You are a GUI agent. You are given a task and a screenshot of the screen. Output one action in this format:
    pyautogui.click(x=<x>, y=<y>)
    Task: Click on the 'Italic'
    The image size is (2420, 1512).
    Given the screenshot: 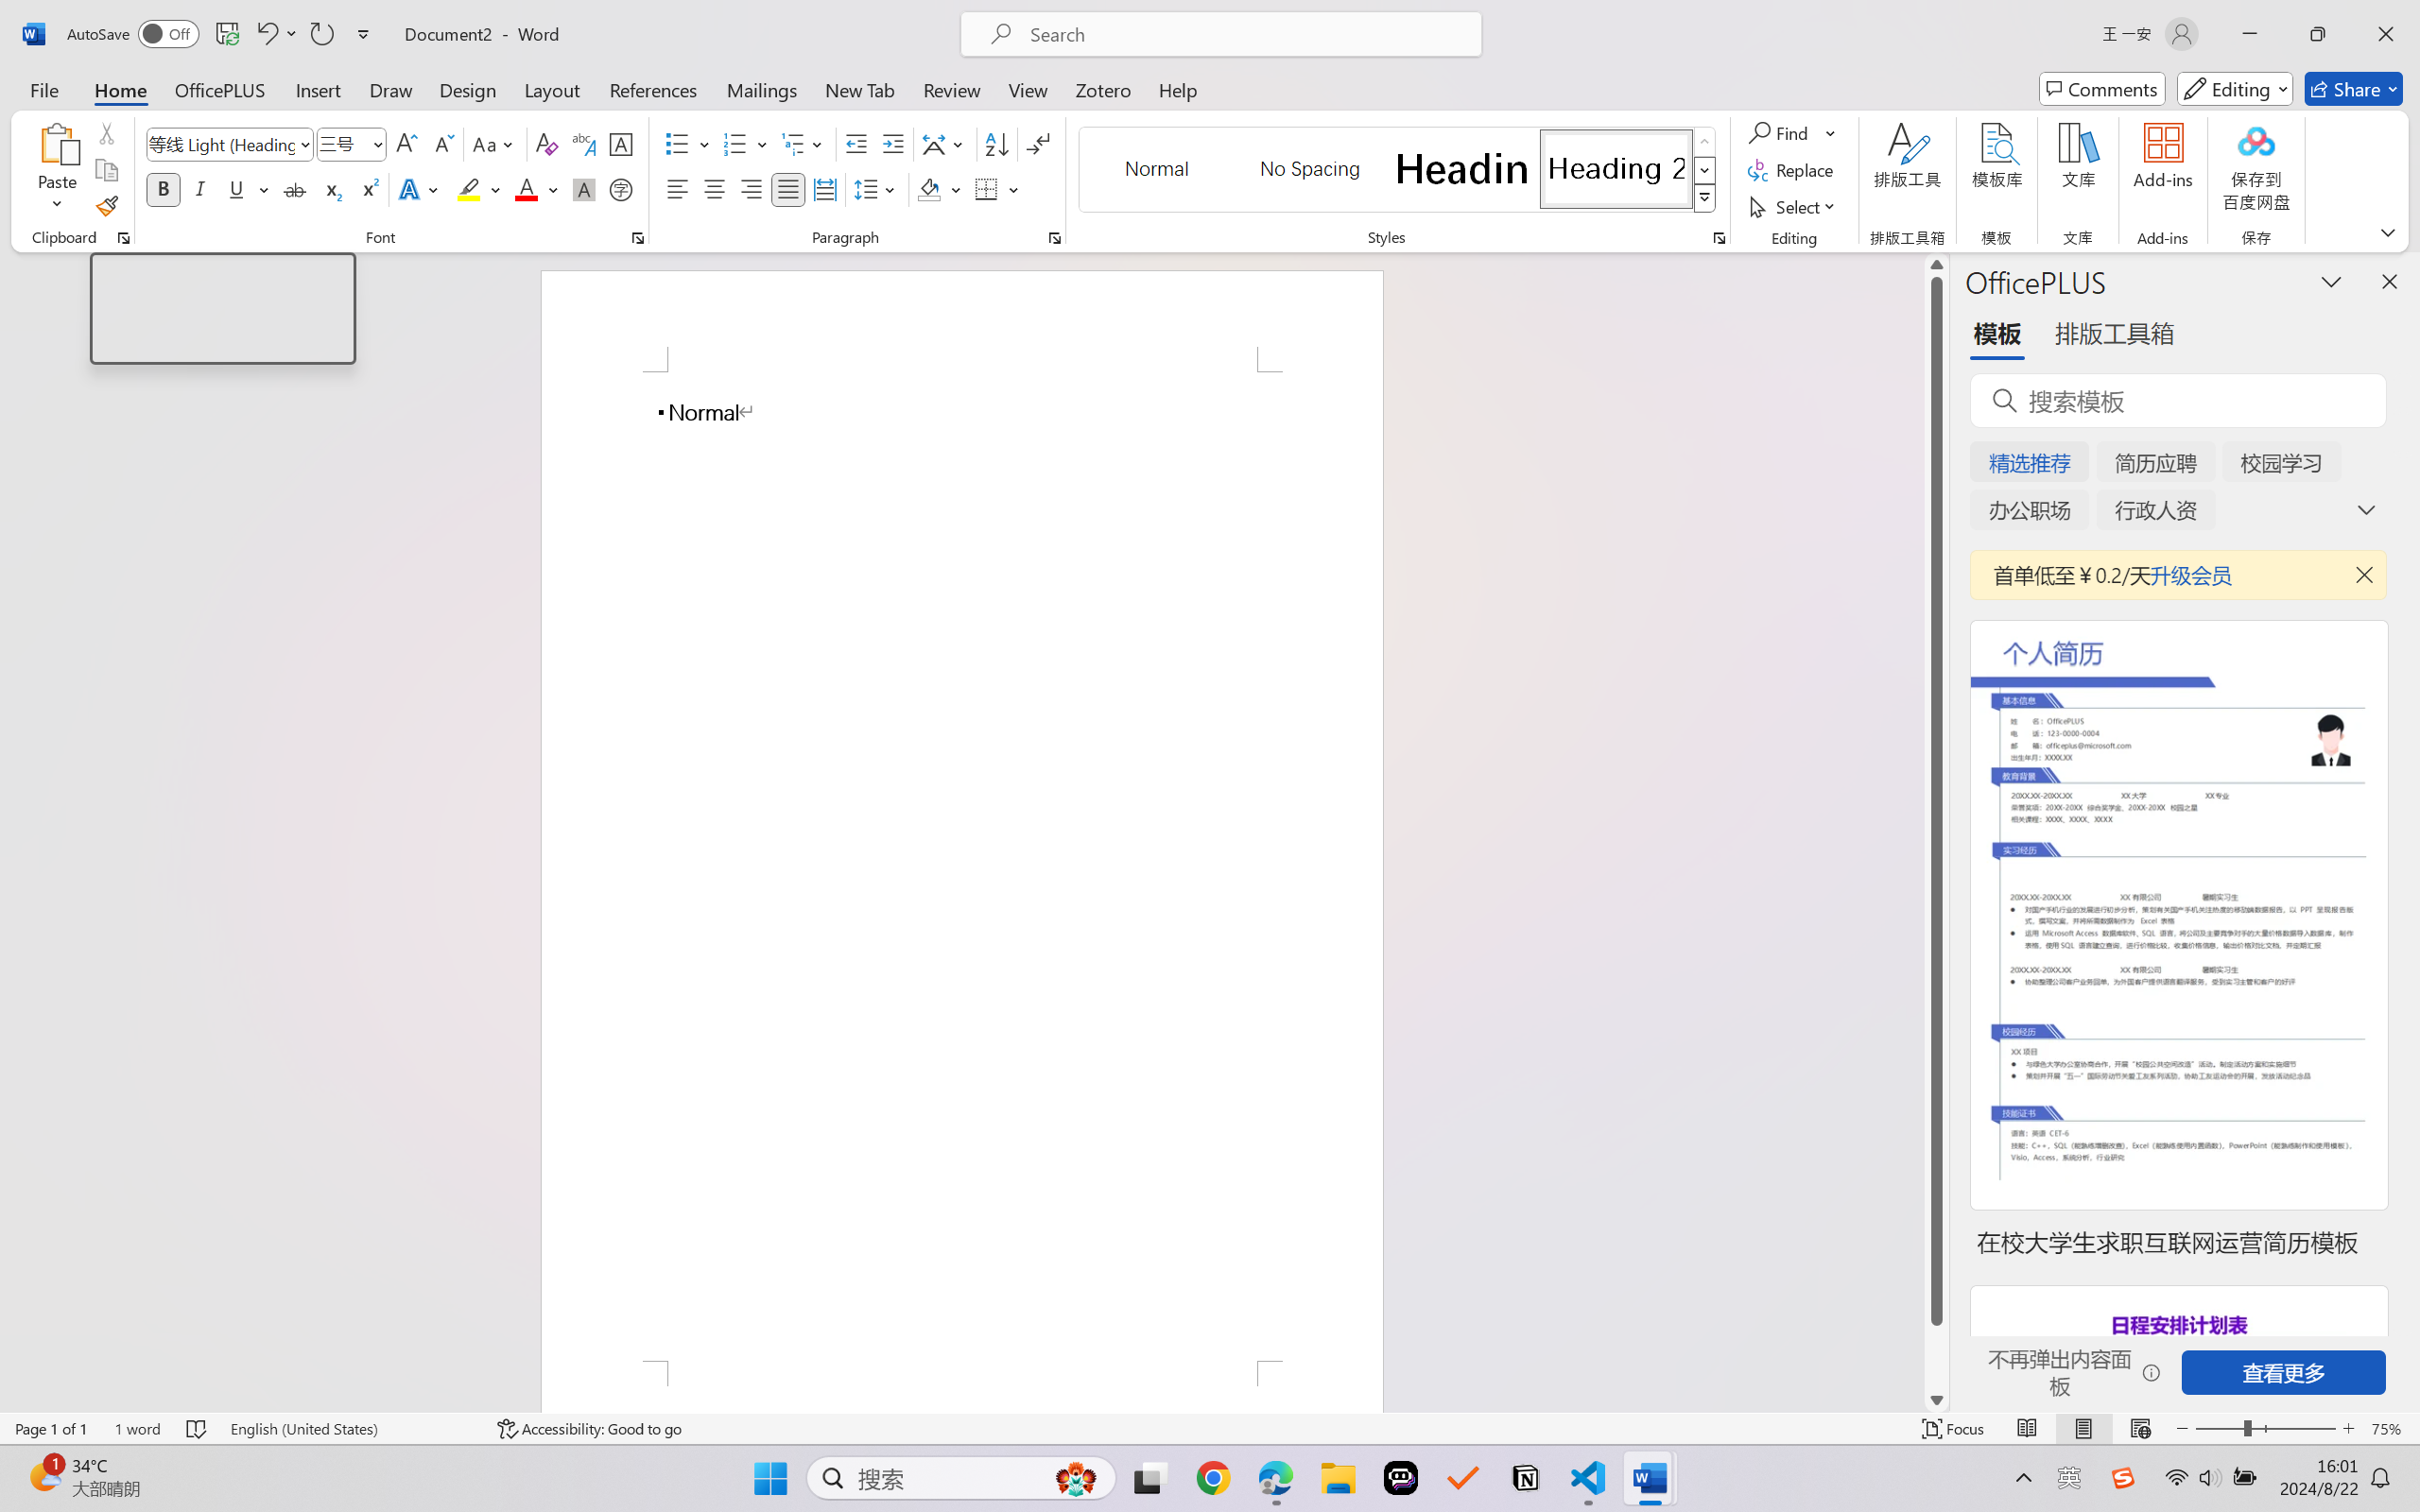 What is the action you would take?
    pyautogui.click(x=199, y=188)
    